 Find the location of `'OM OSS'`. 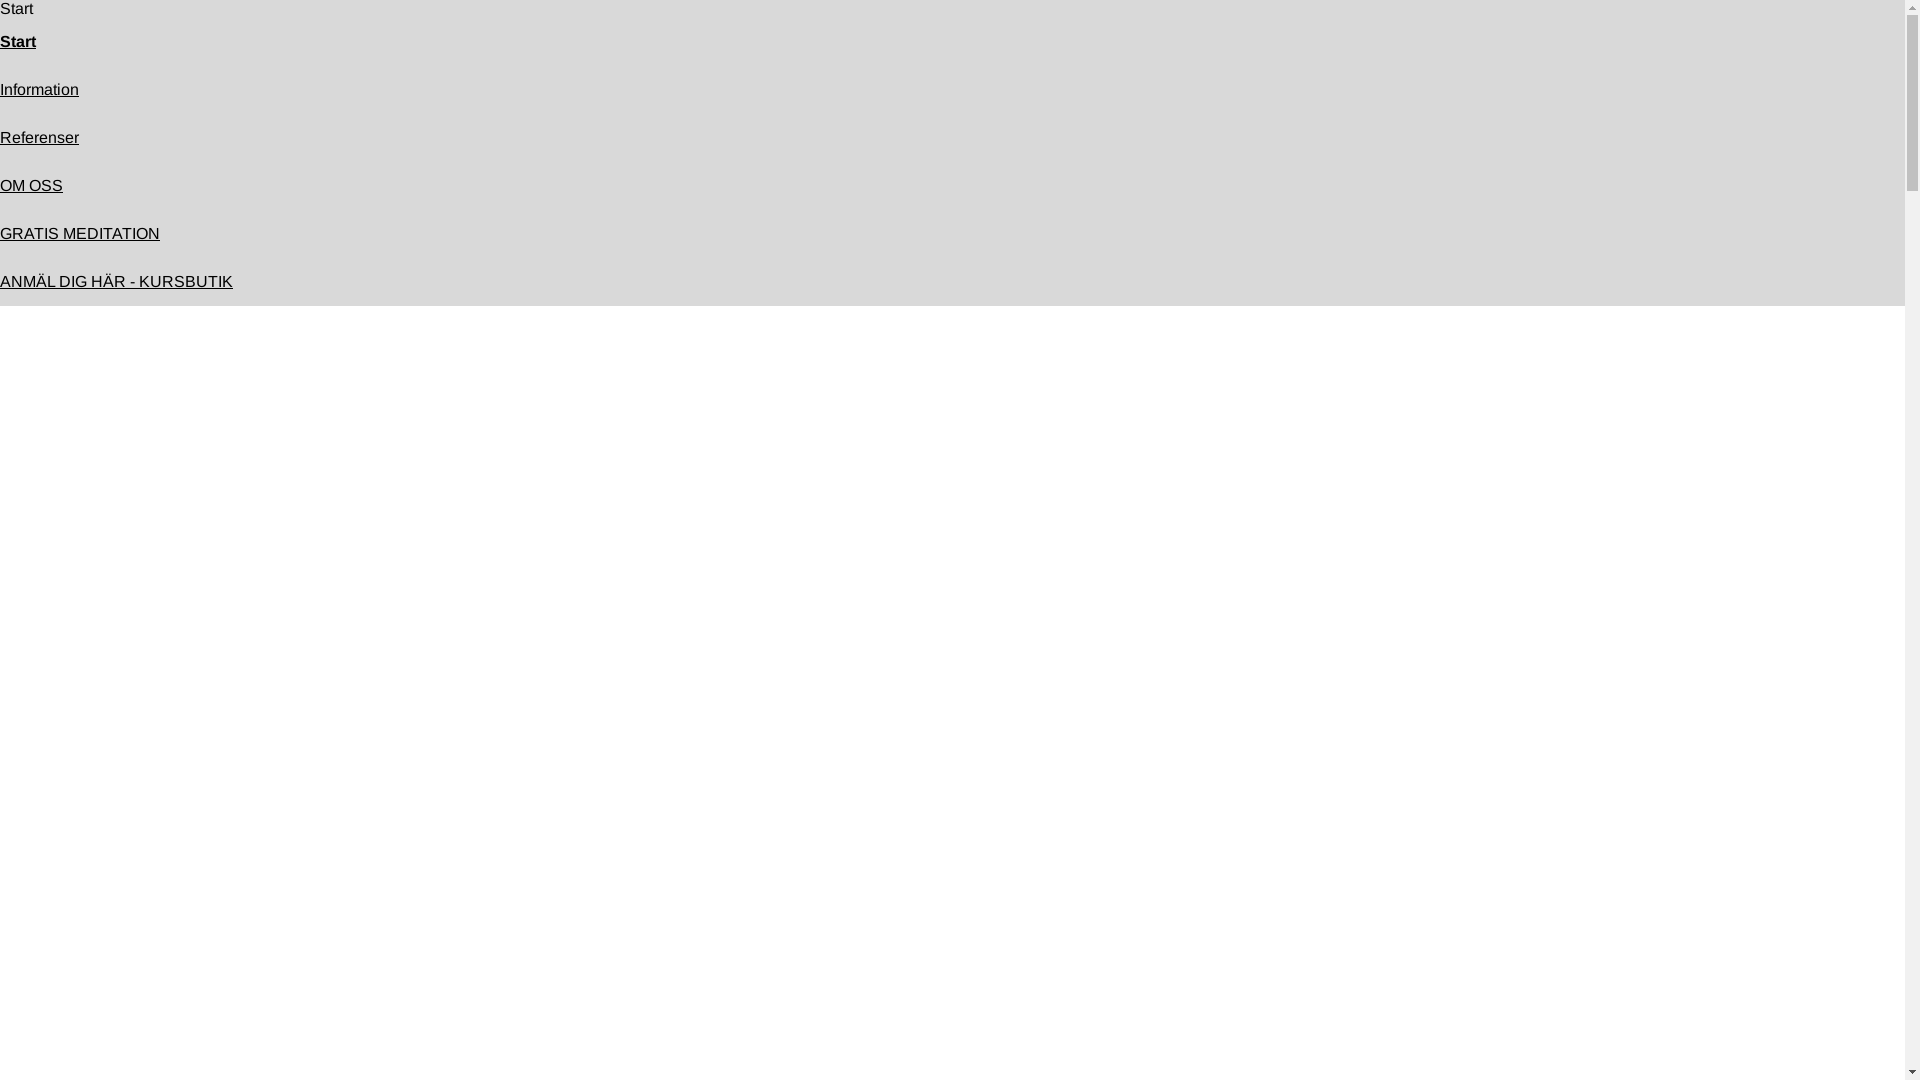

'OM OSS' is located at coordinates (31, 185).